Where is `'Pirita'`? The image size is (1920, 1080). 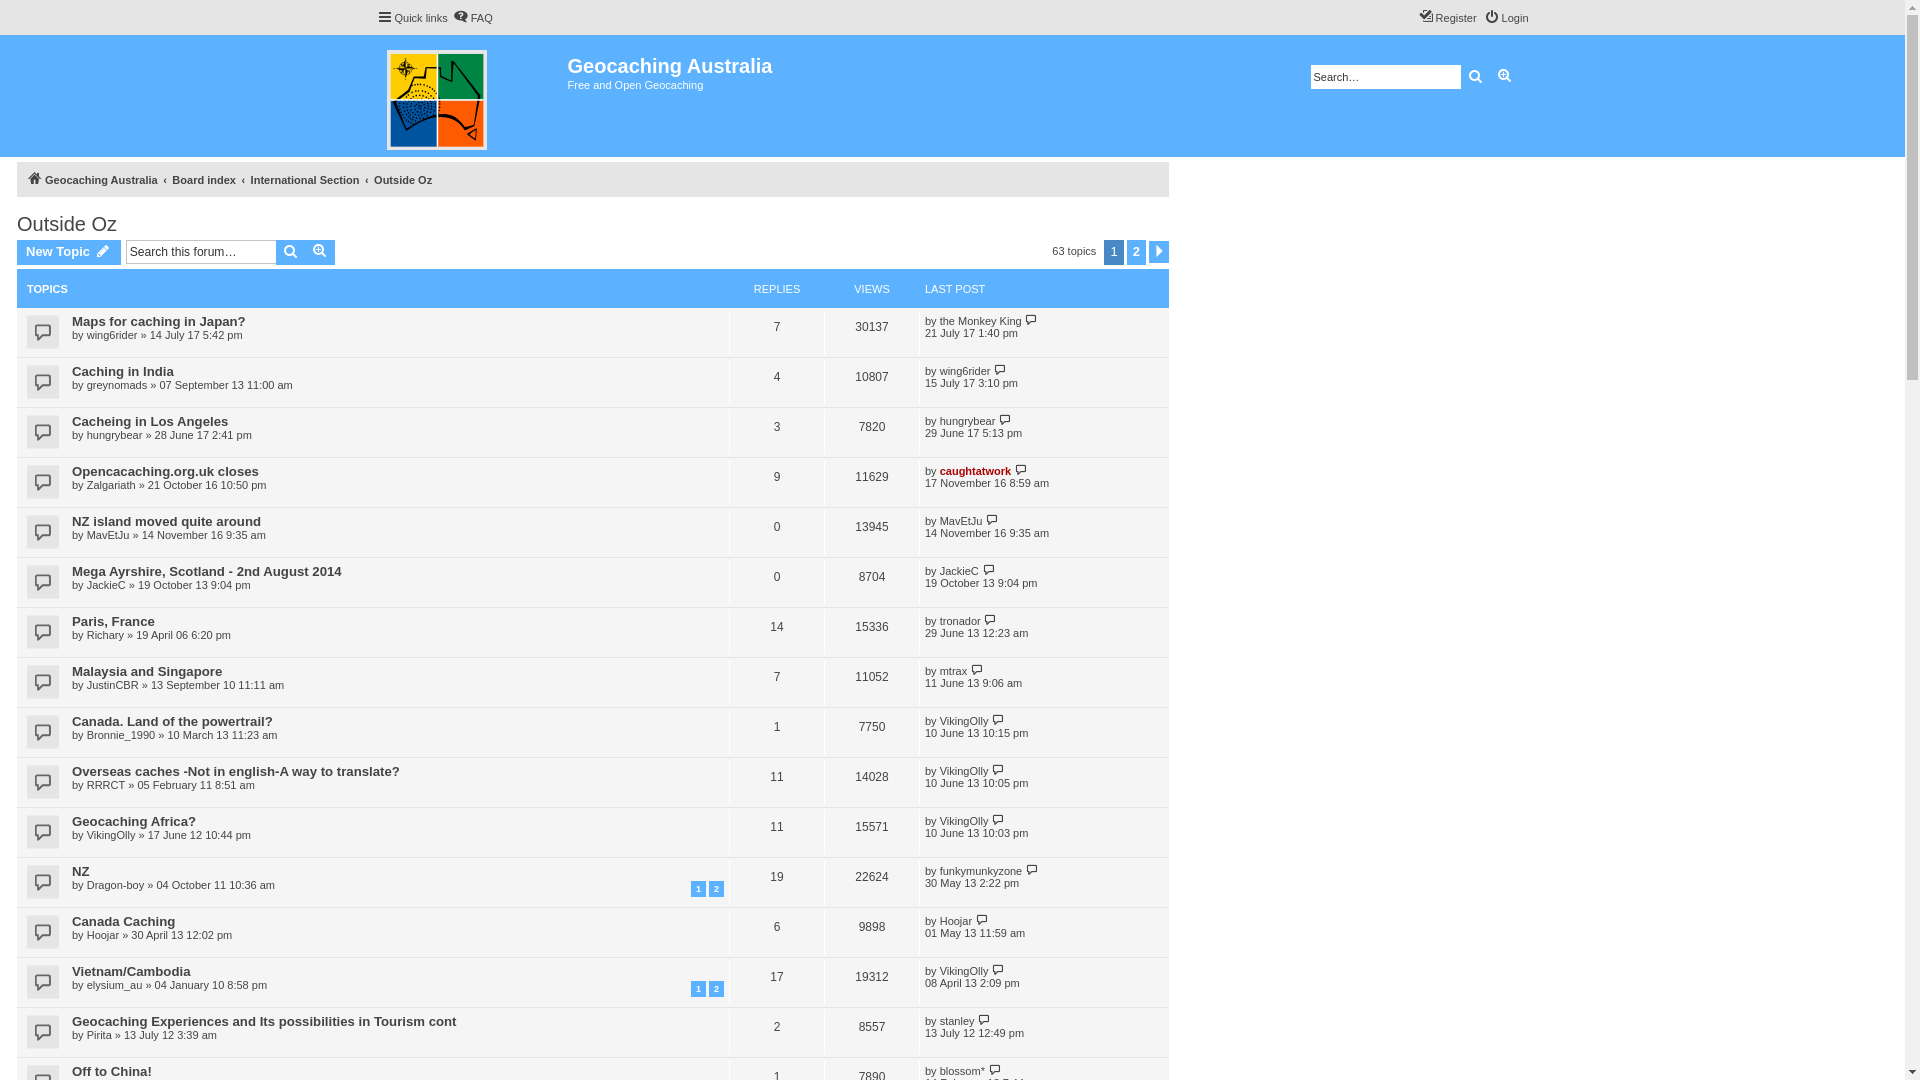 'Pirita' is located at coordinates (98, 1034).